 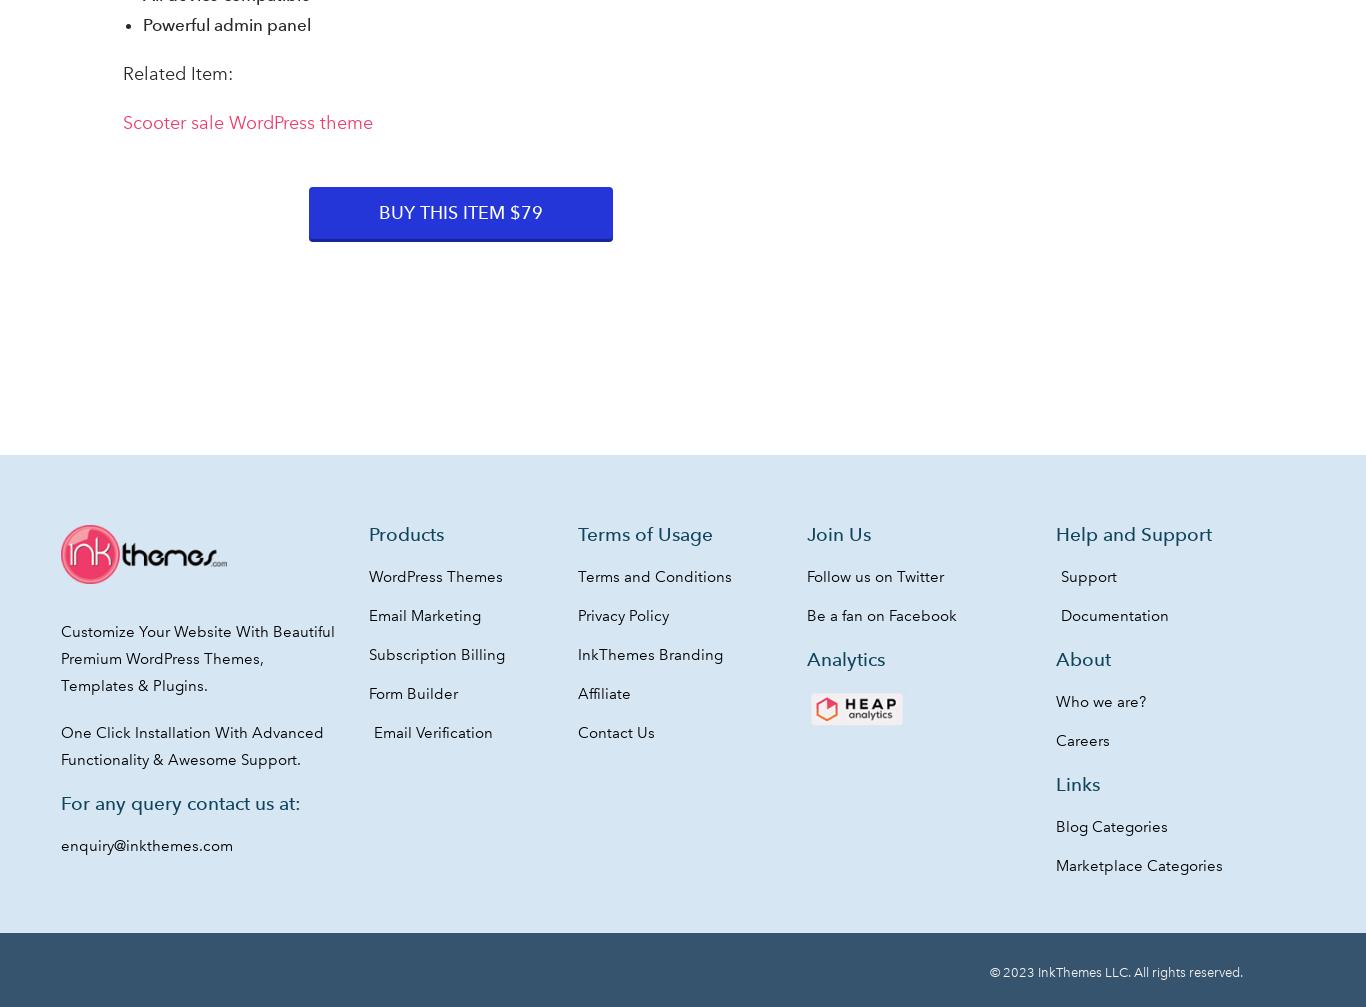 I want to click on 'Form Builder', so click(x=412, y=693).